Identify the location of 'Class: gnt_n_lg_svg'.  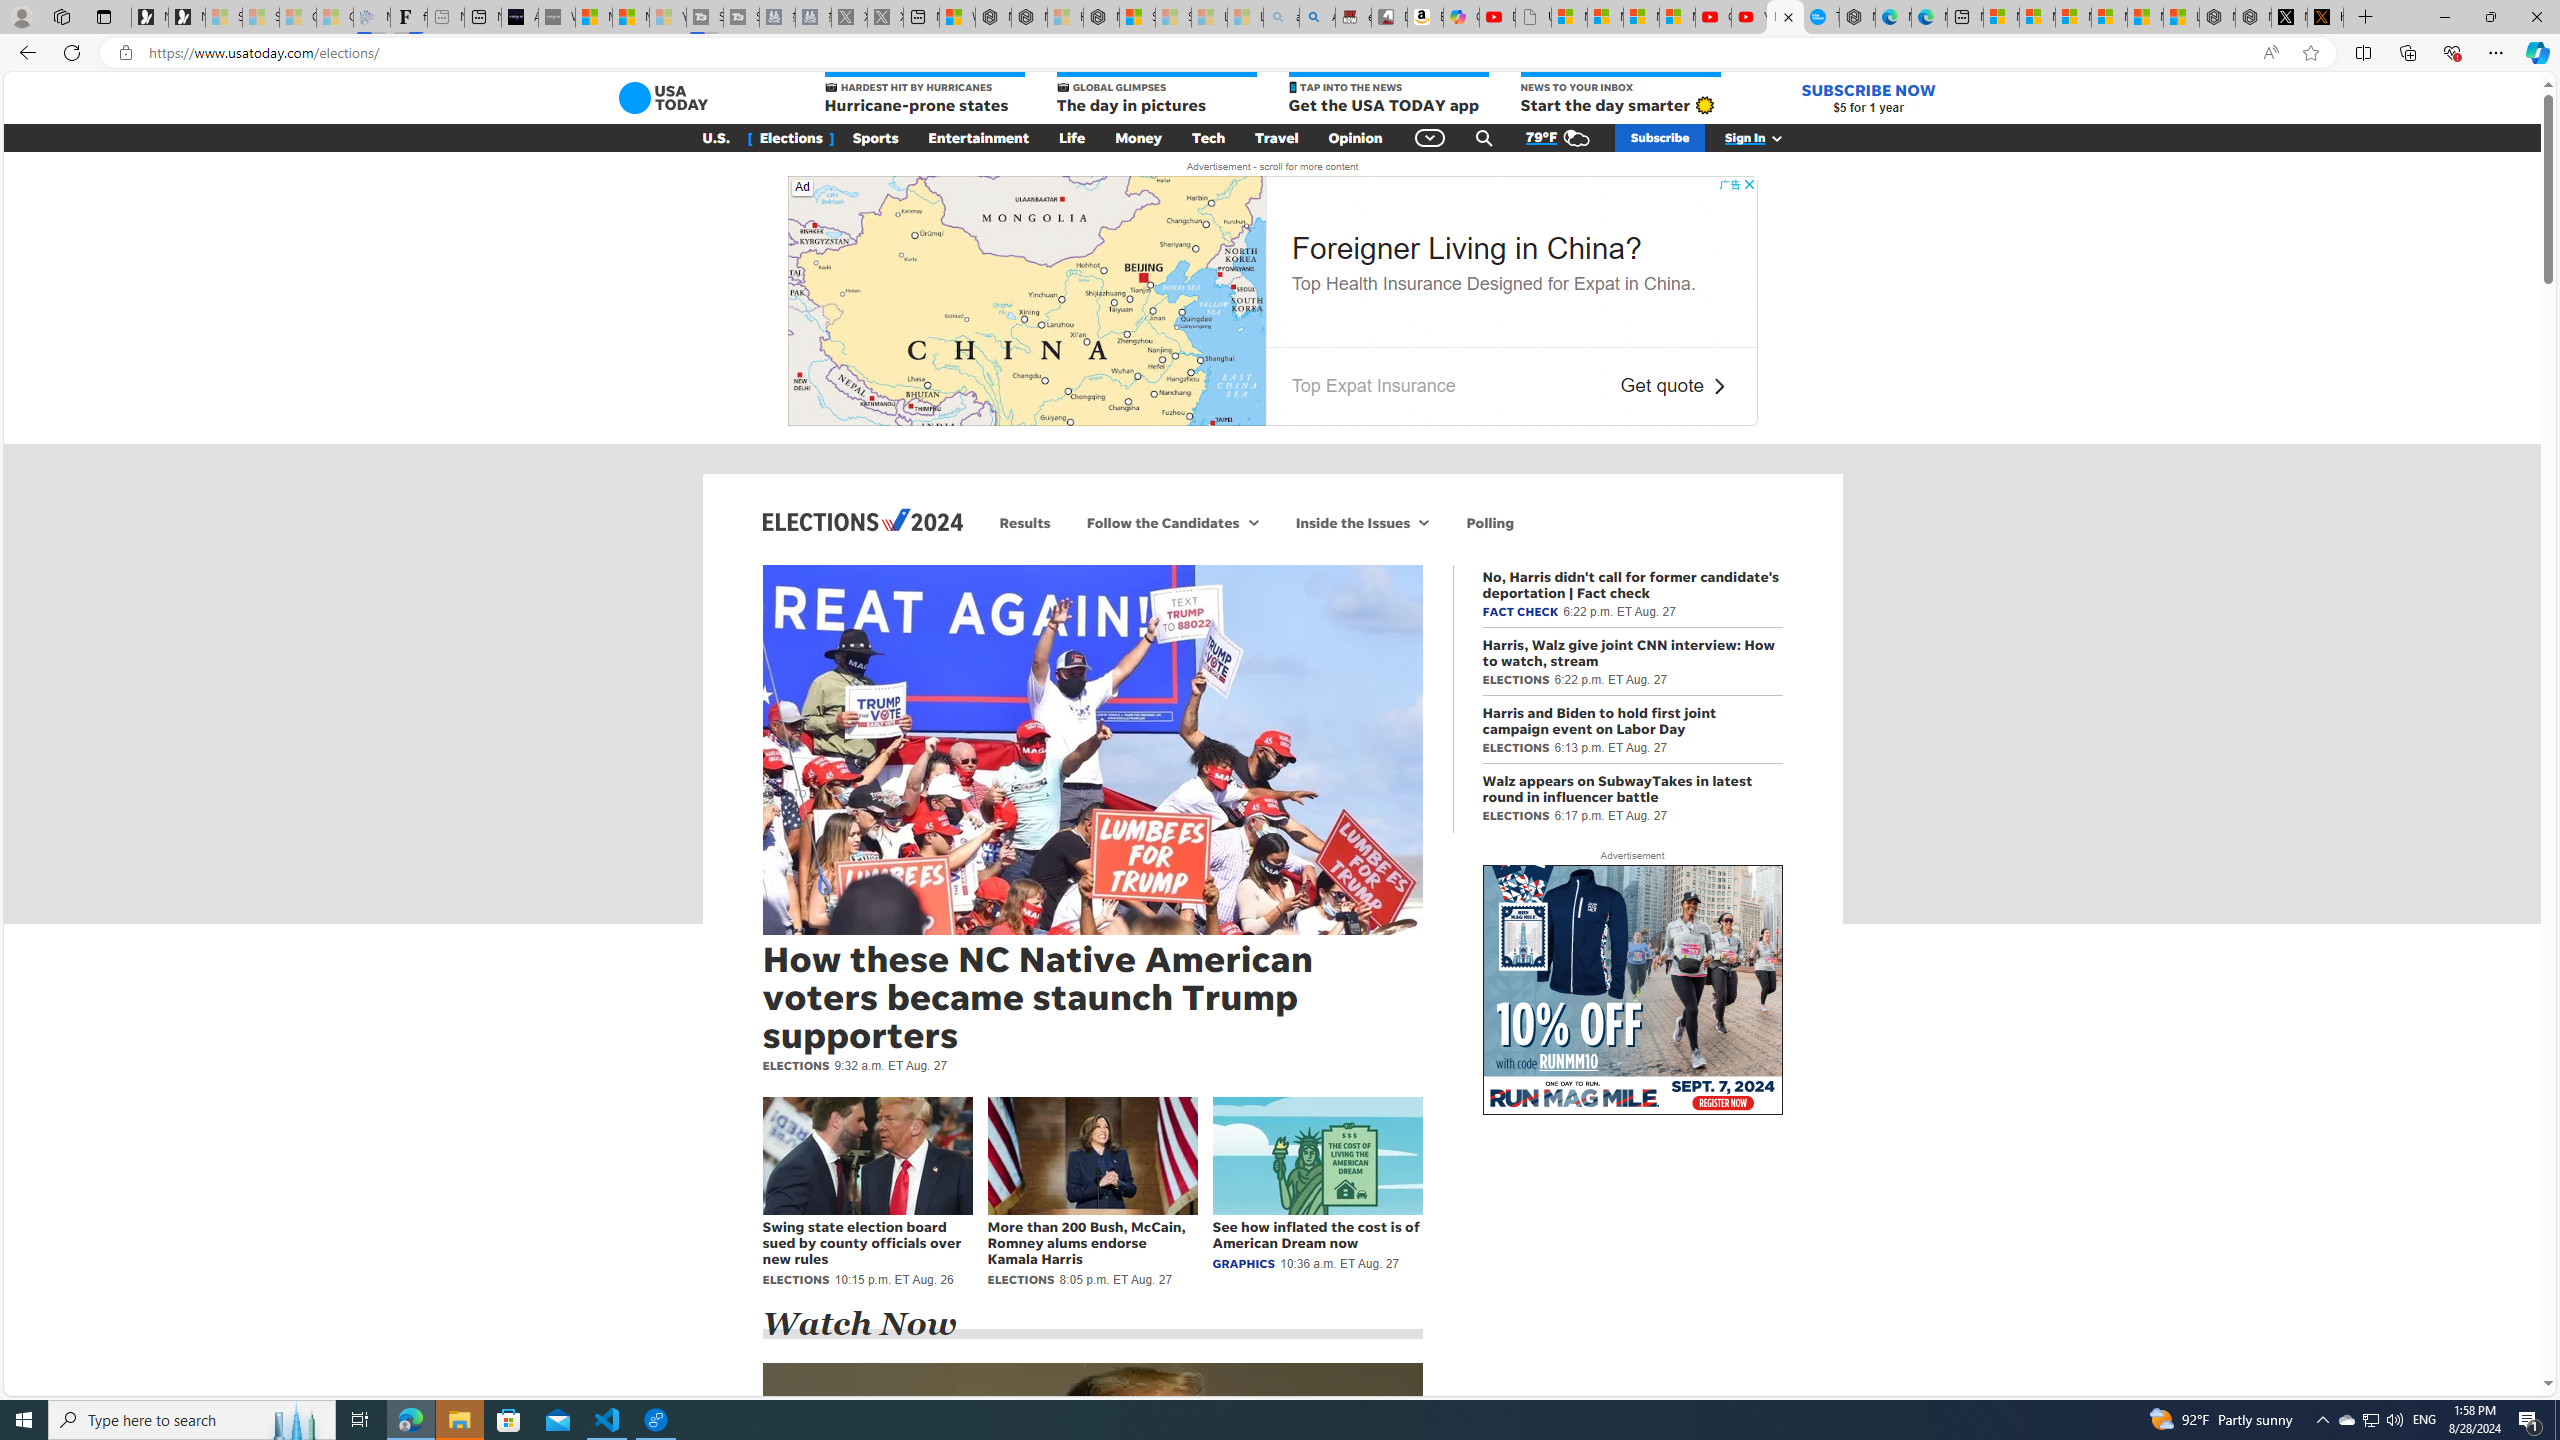
(663, 96).